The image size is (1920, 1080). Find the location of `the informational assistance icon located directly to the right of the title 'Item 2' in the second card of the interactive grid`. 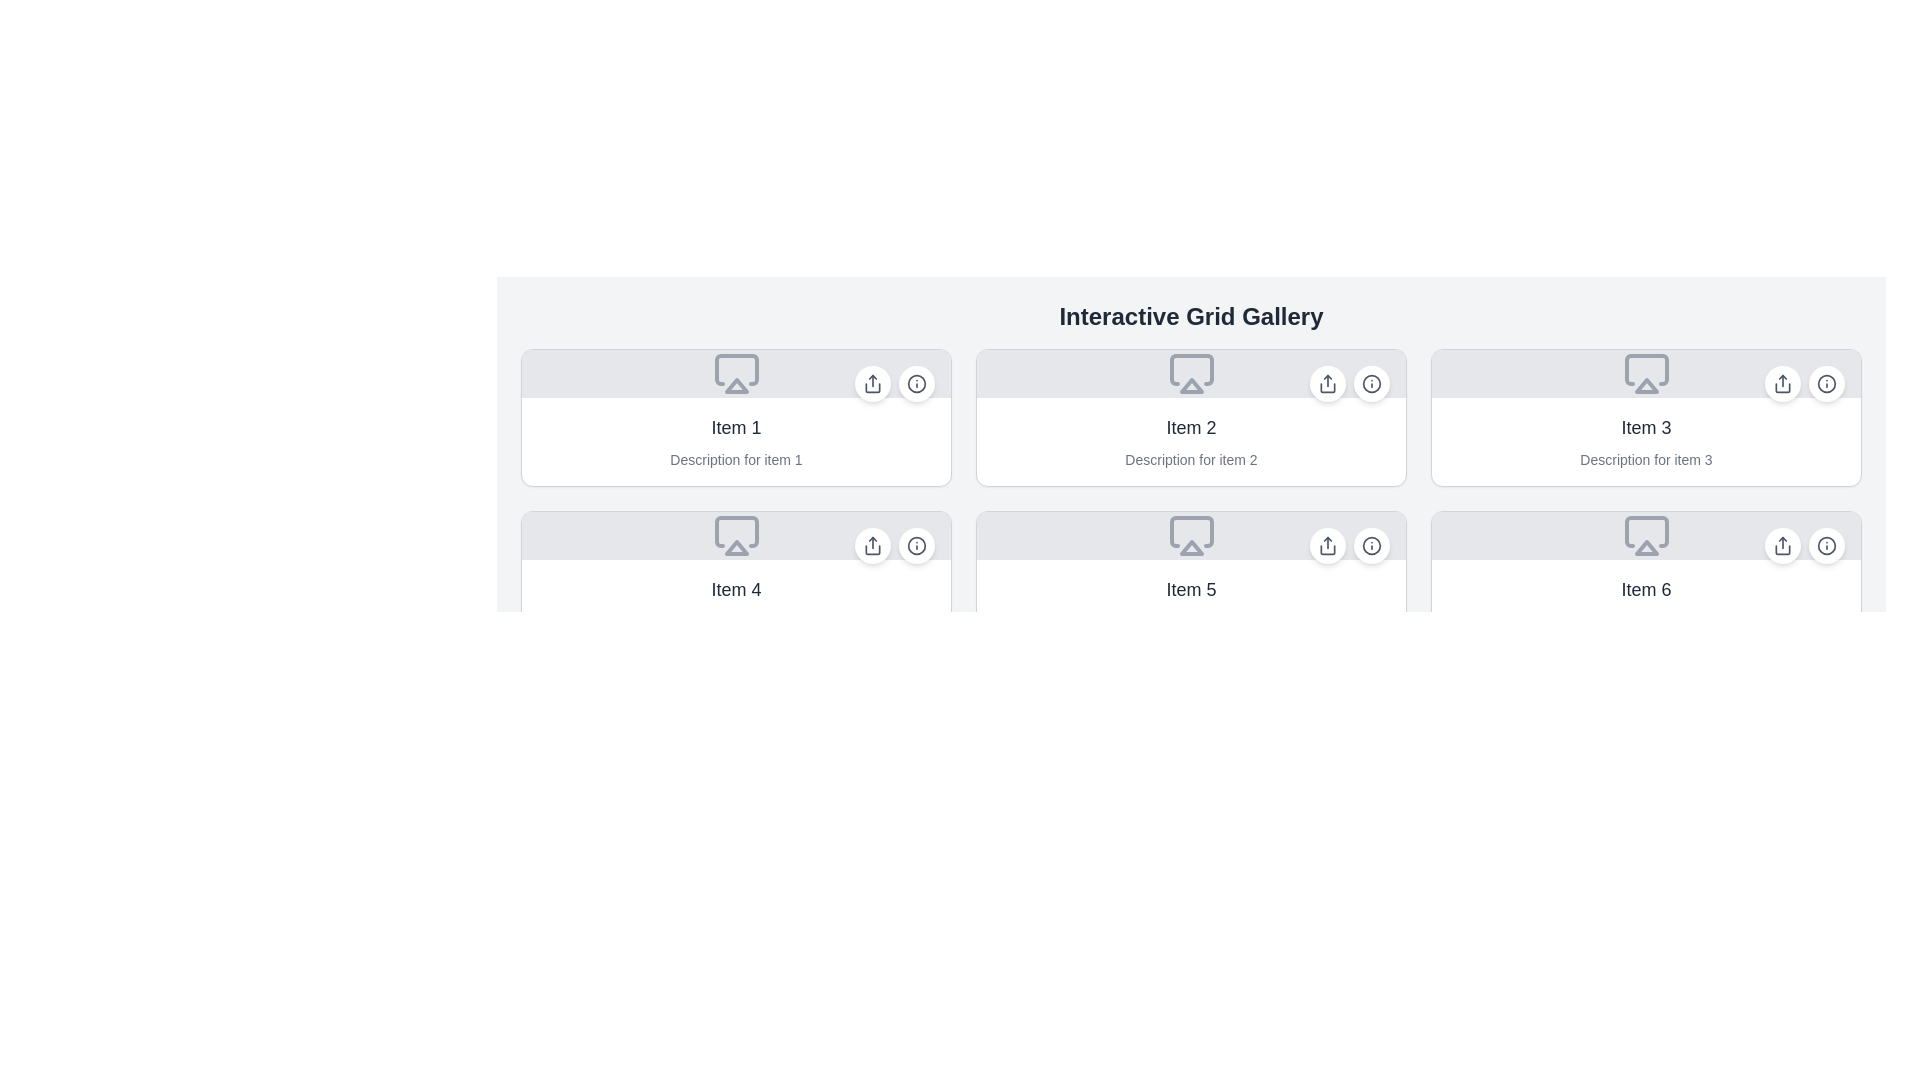

the informational assistance icon located directly to the right of the title 'Item 2' in the second card of the interactive grid is located at coordinates (1371, 384).